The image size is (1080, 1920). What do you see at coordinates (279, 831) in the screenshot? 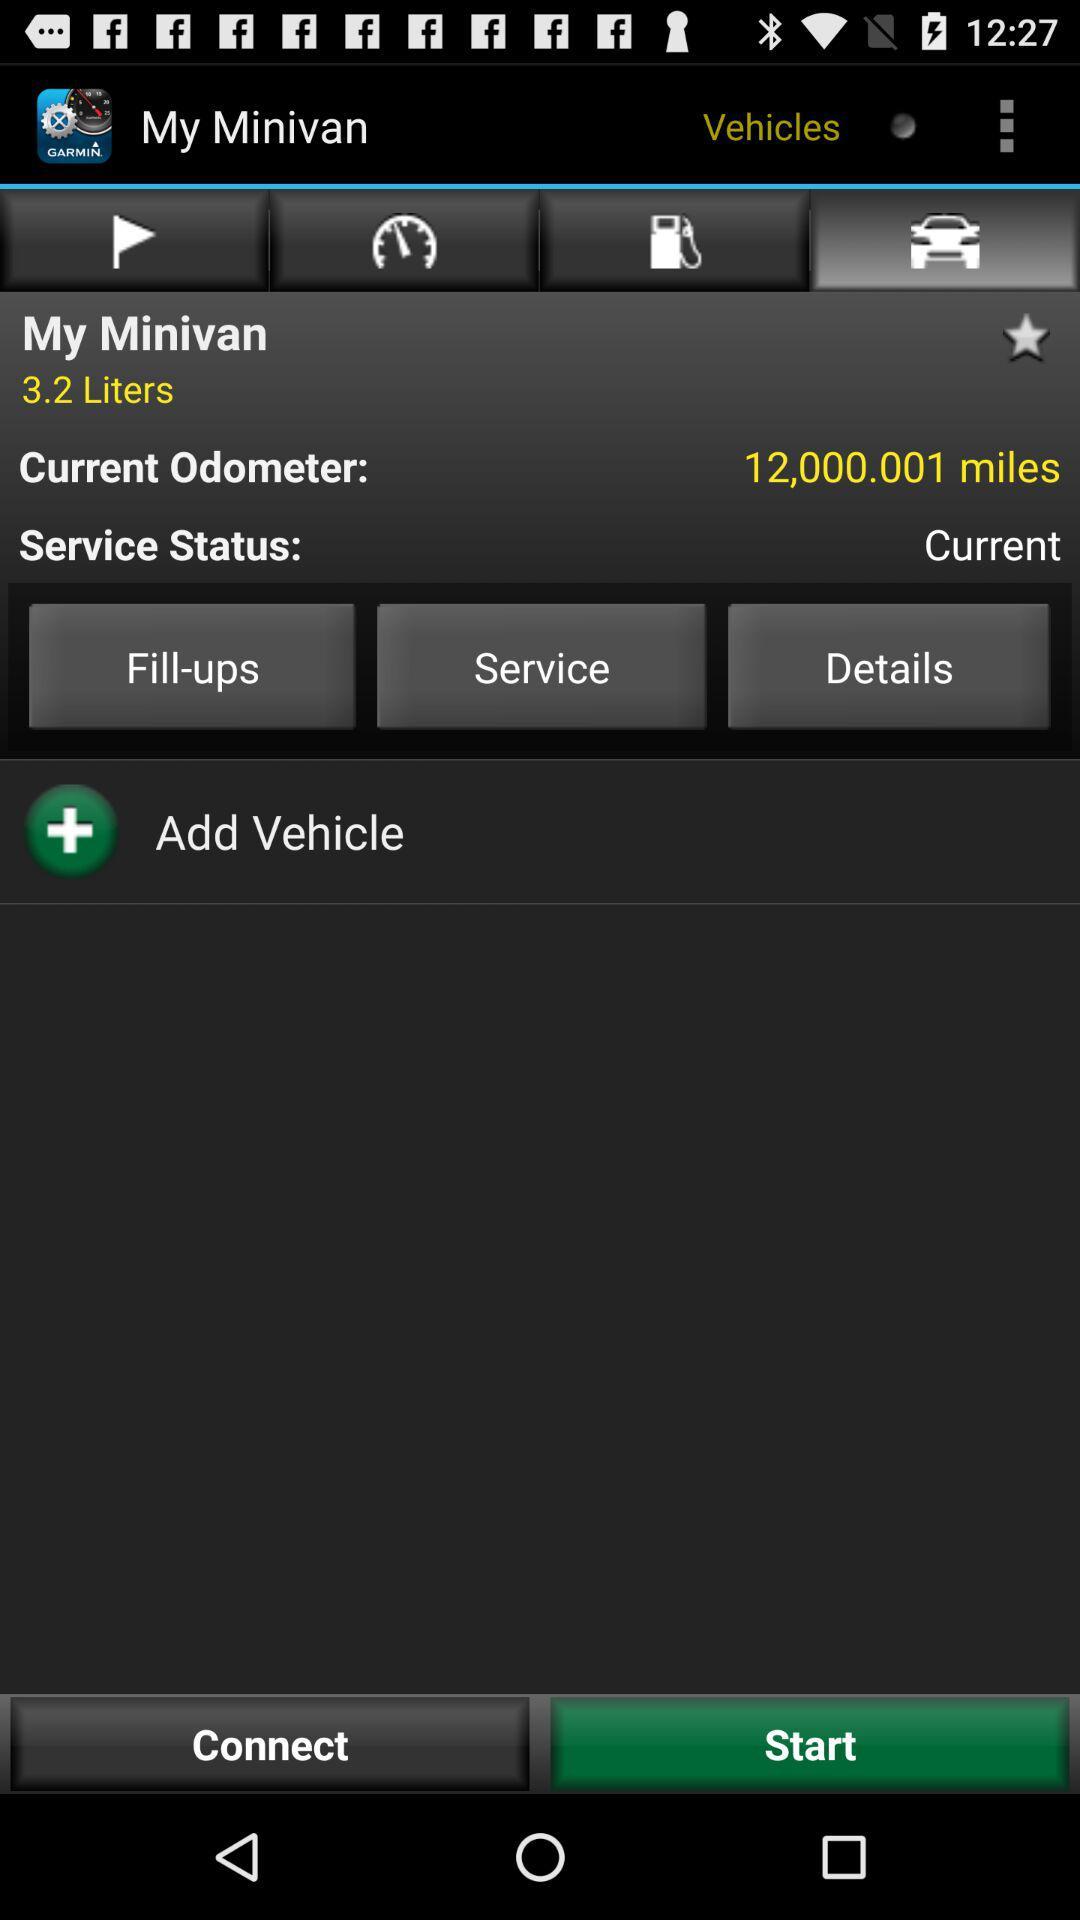
I see `add vehicle icon` at bounding box center [279, 831].